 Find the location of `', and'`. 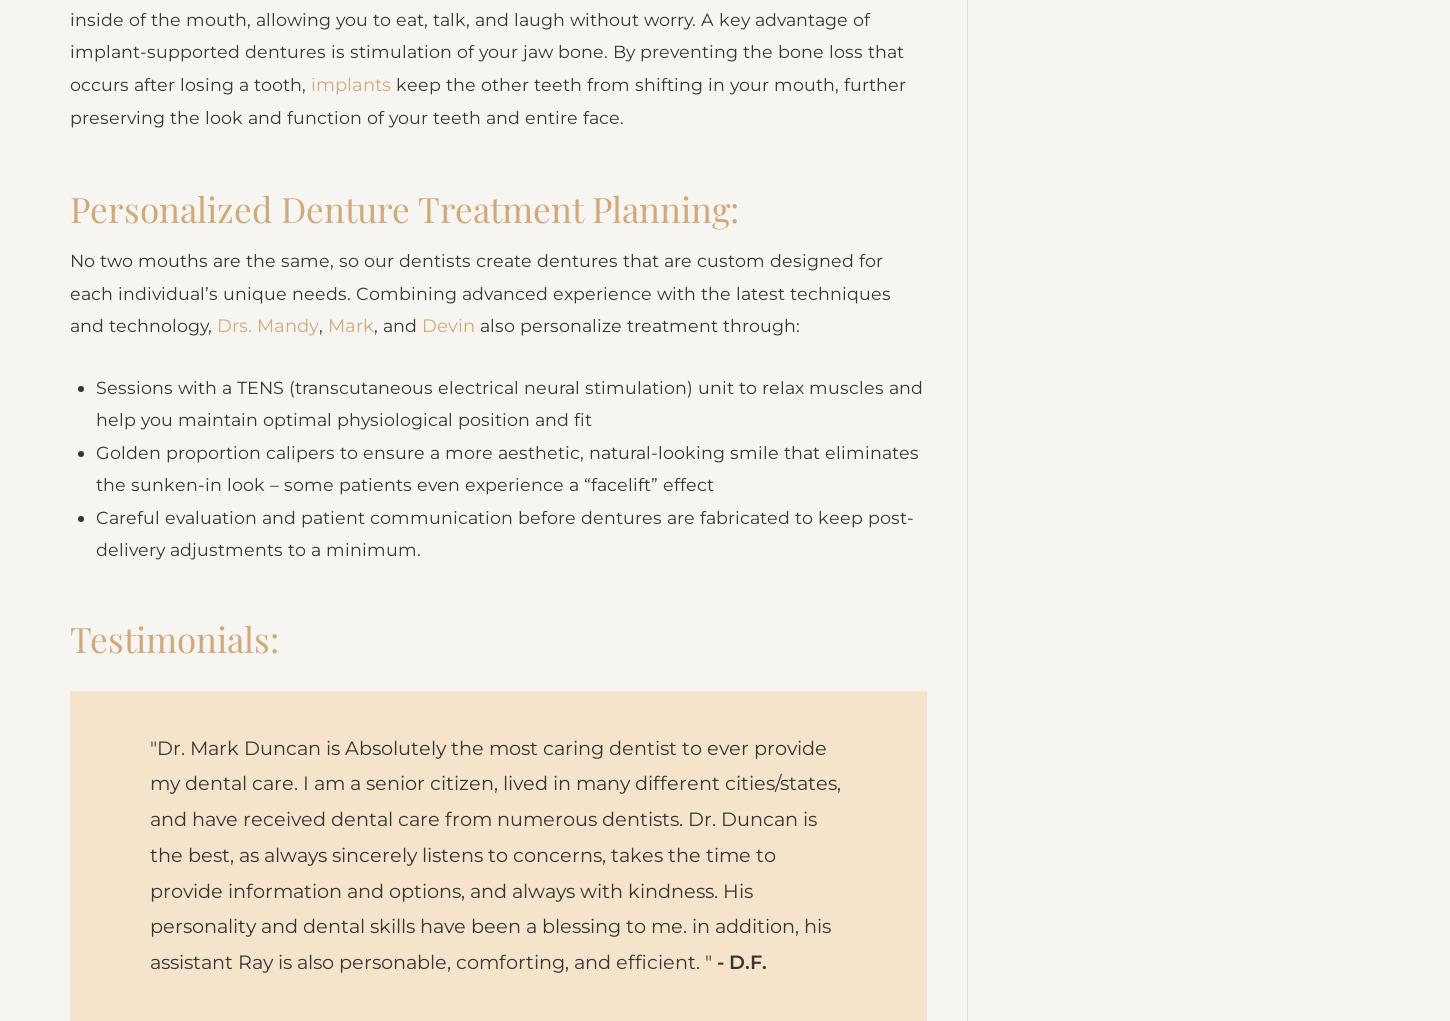

', and' is located at coordinates (398, 361).